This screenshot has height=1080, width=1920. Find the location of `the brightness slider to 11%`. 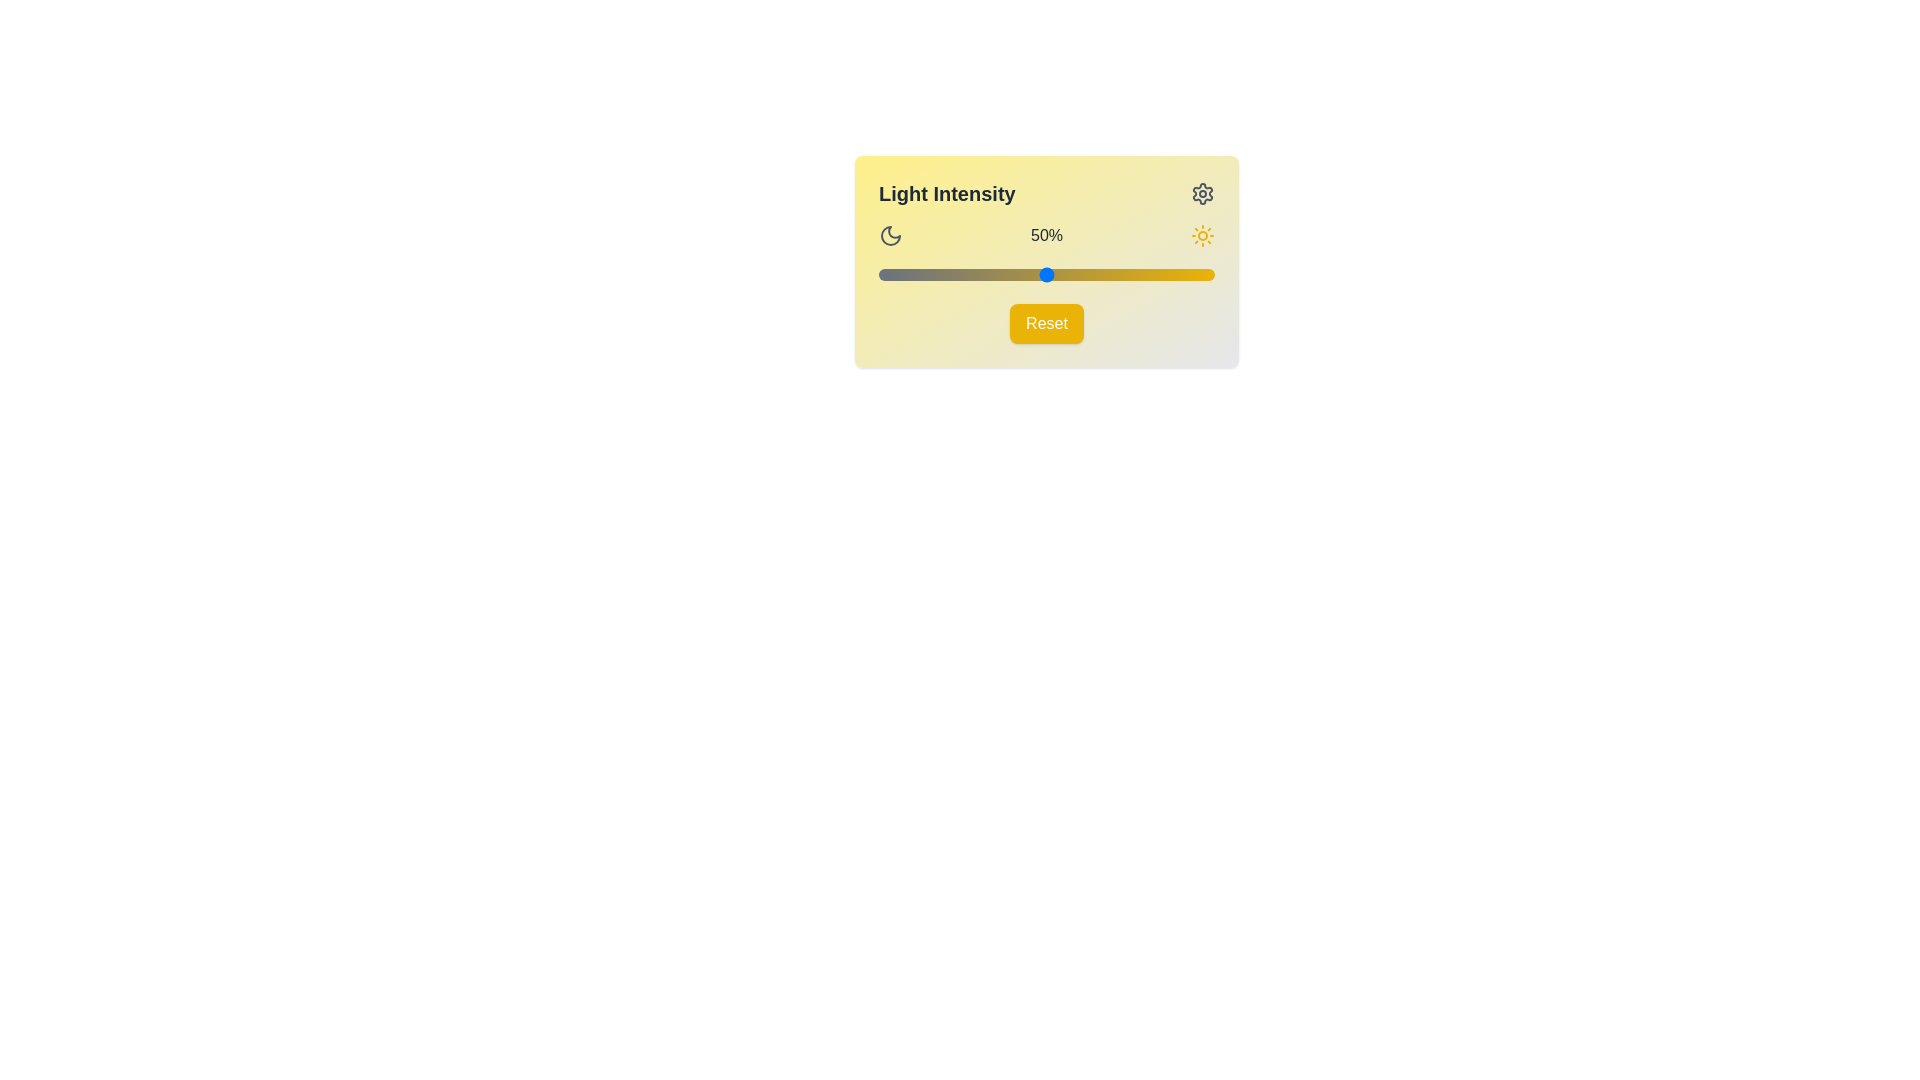

the brightness slider to 11% is located at coordinates (915, 274).